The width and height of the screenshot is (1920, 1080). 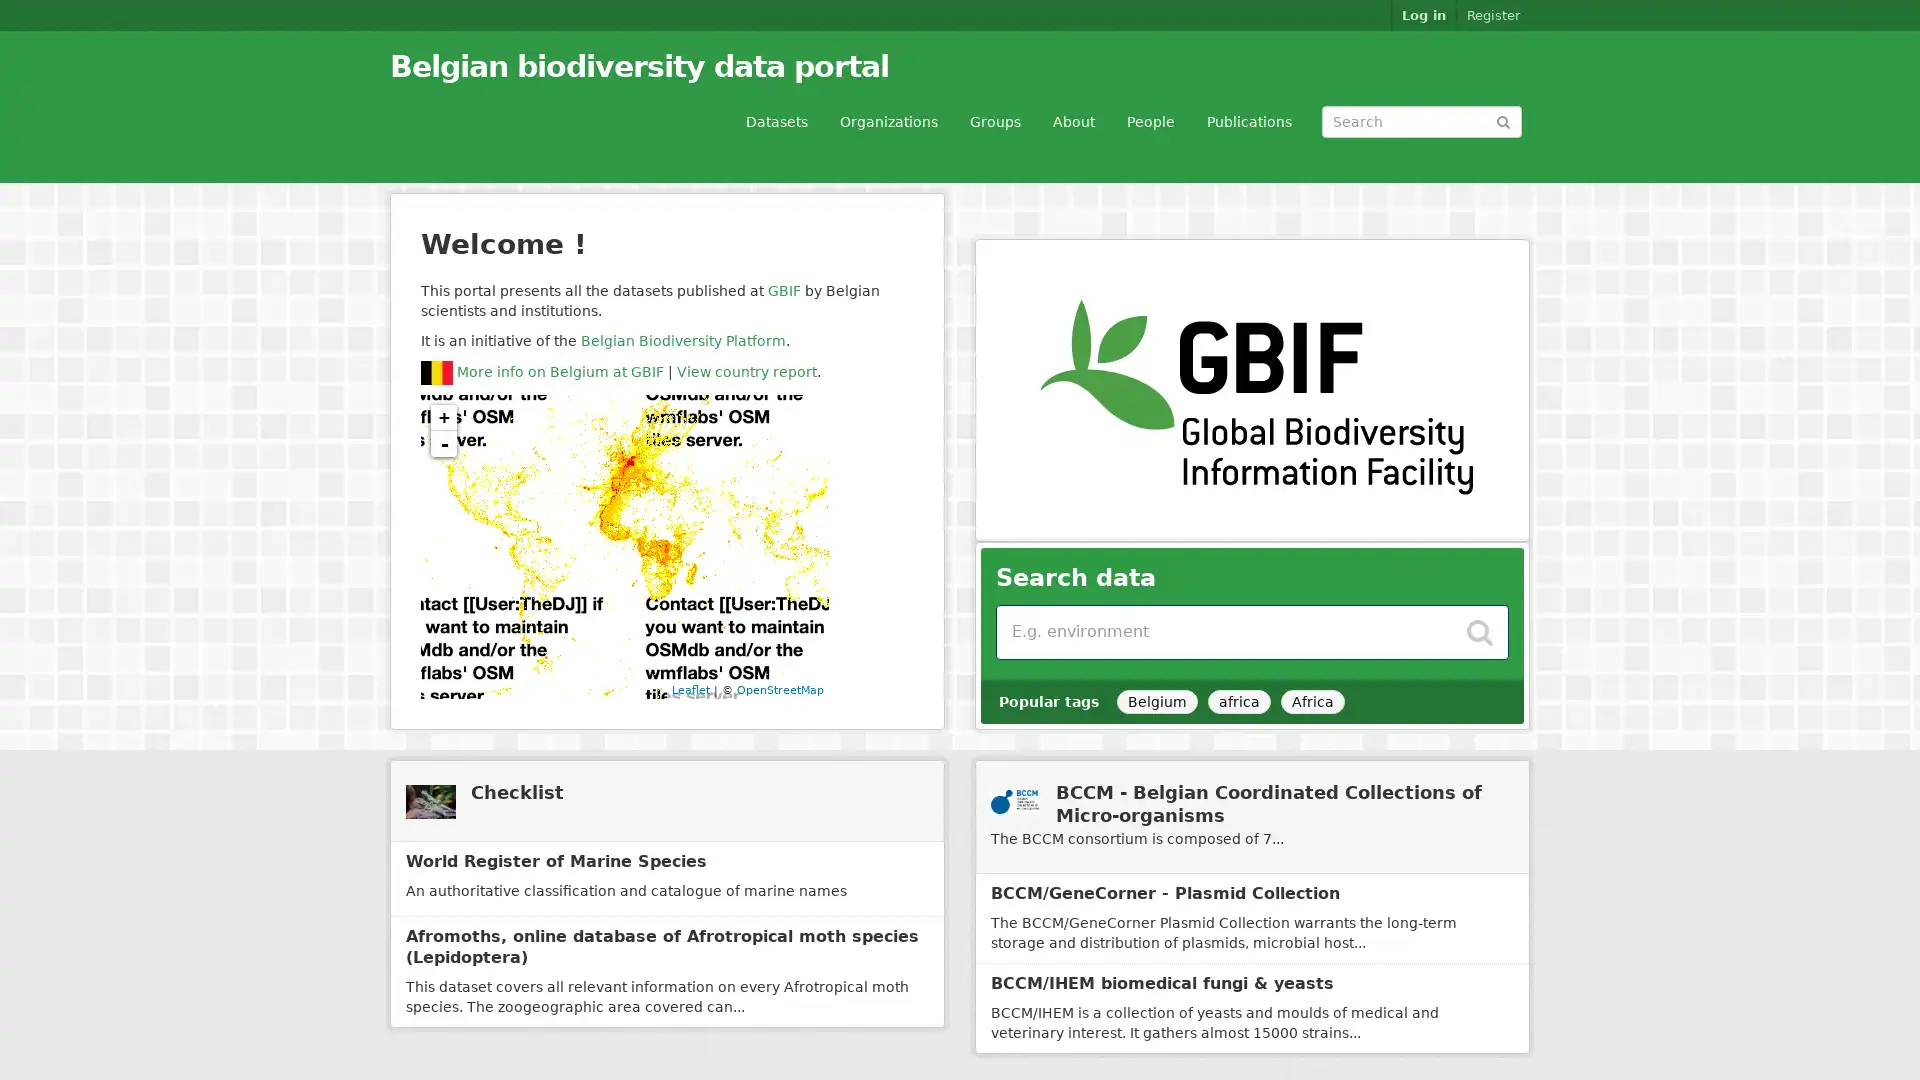 What do you see at coordinates (1503, 120) in the screenshot?
I see `Submit` at bounding box center [1503, 120].